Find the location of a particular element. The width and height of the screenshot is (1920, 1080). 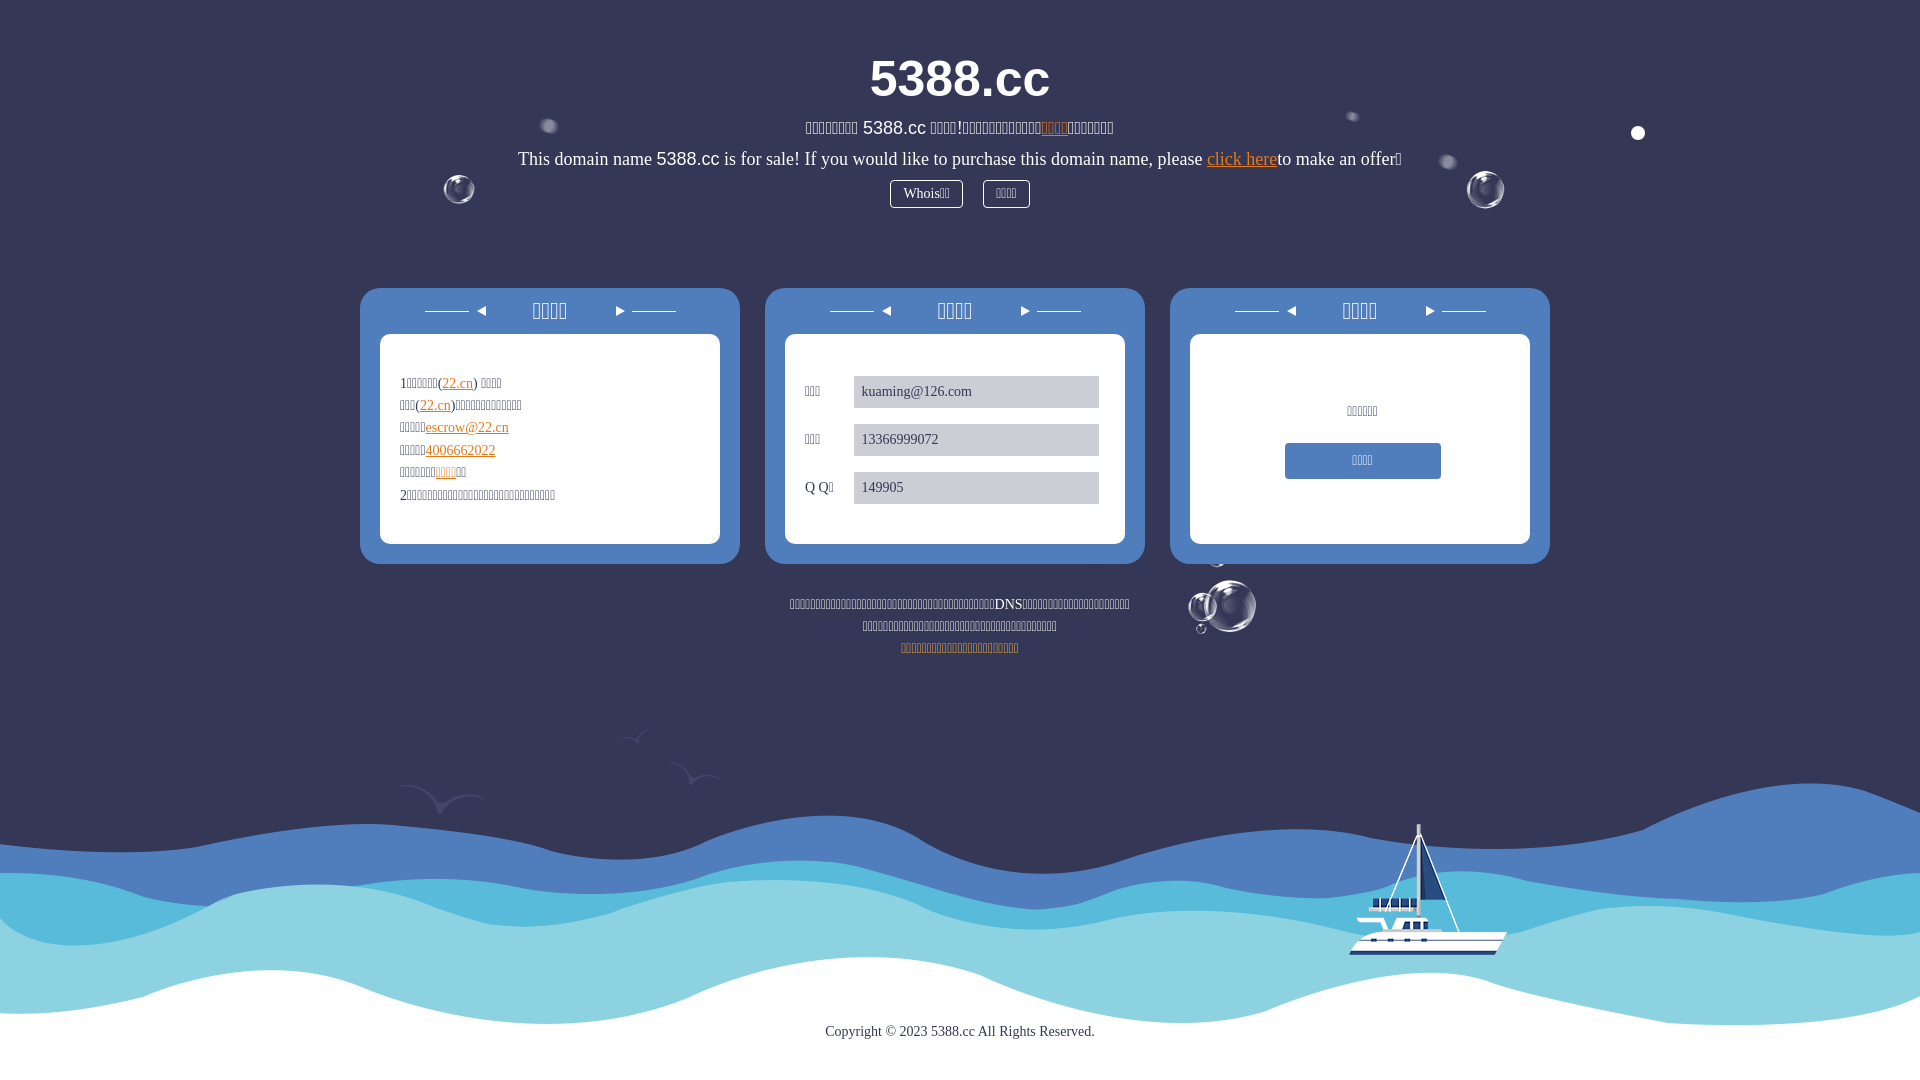

'4006662022' is located at coordinates (425, 450).